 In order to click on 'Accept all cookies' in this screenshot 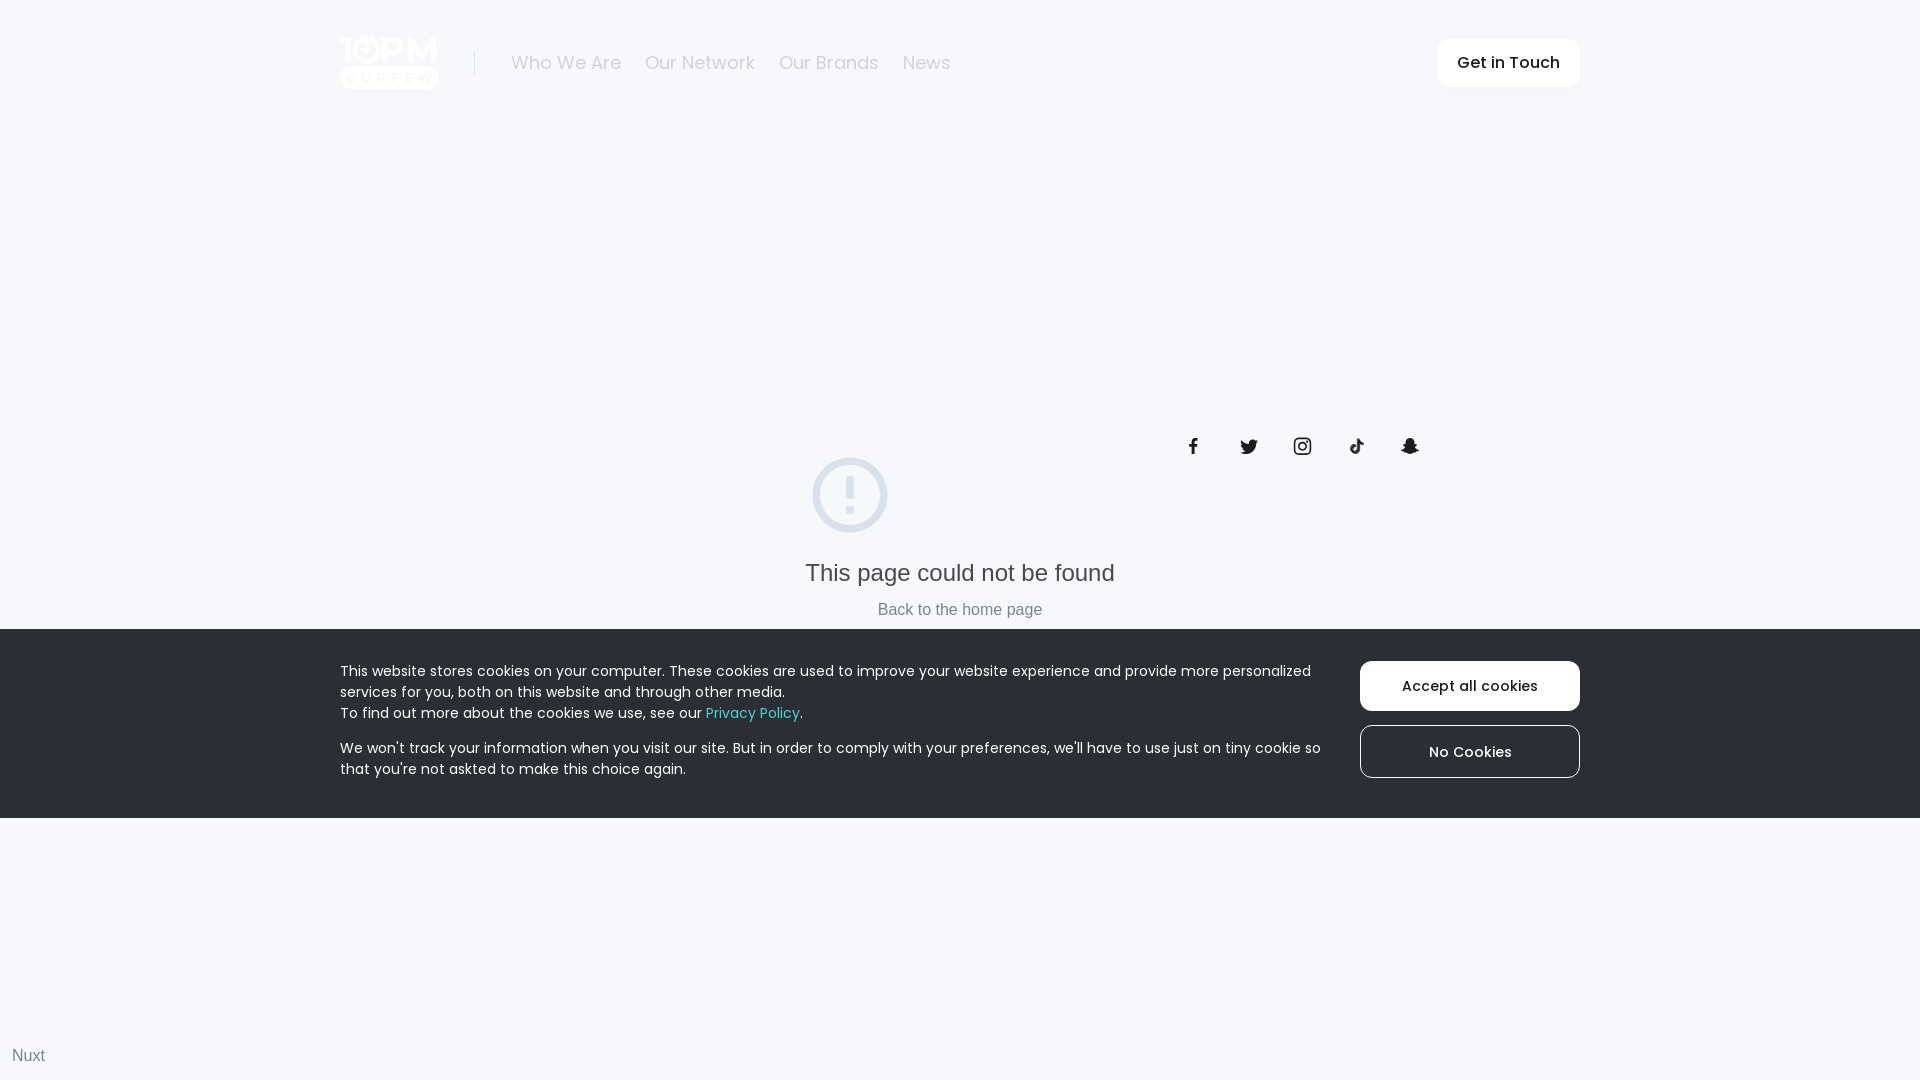, I will do `click(1359, 685)`.